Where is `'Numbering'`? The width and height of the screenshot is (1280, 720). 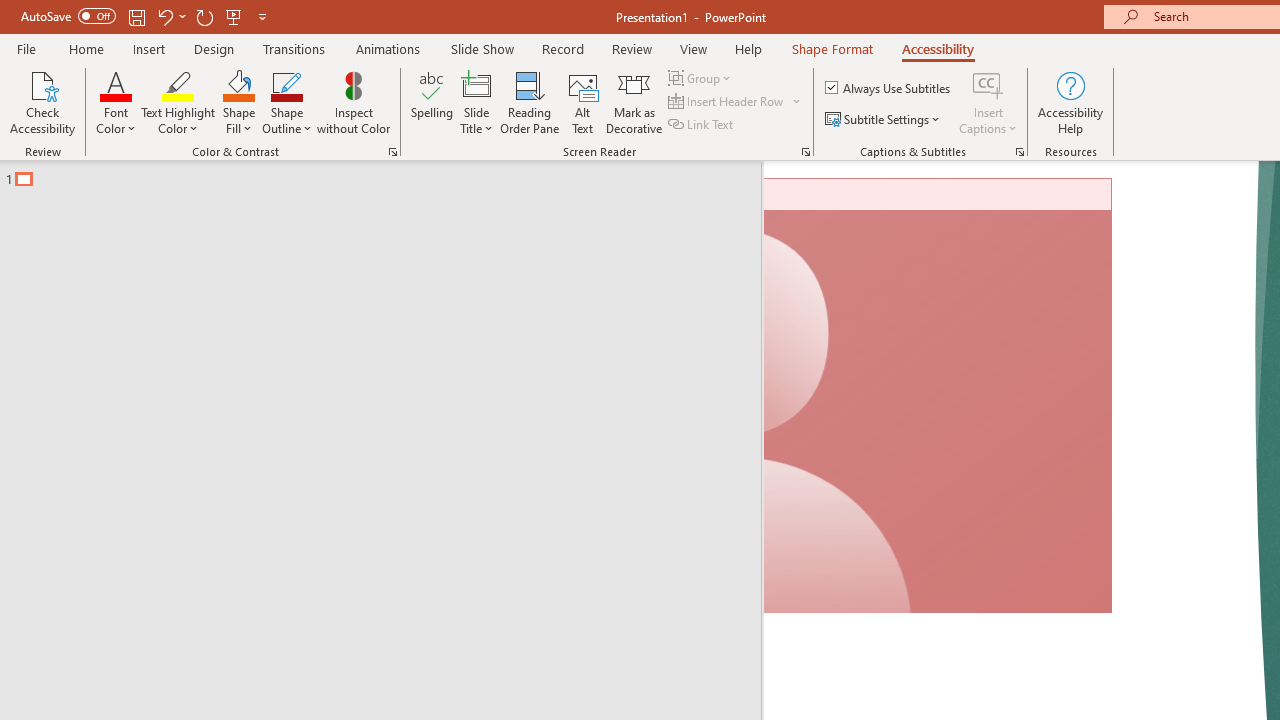 'Numbering' is located at coordinates (788, 136).